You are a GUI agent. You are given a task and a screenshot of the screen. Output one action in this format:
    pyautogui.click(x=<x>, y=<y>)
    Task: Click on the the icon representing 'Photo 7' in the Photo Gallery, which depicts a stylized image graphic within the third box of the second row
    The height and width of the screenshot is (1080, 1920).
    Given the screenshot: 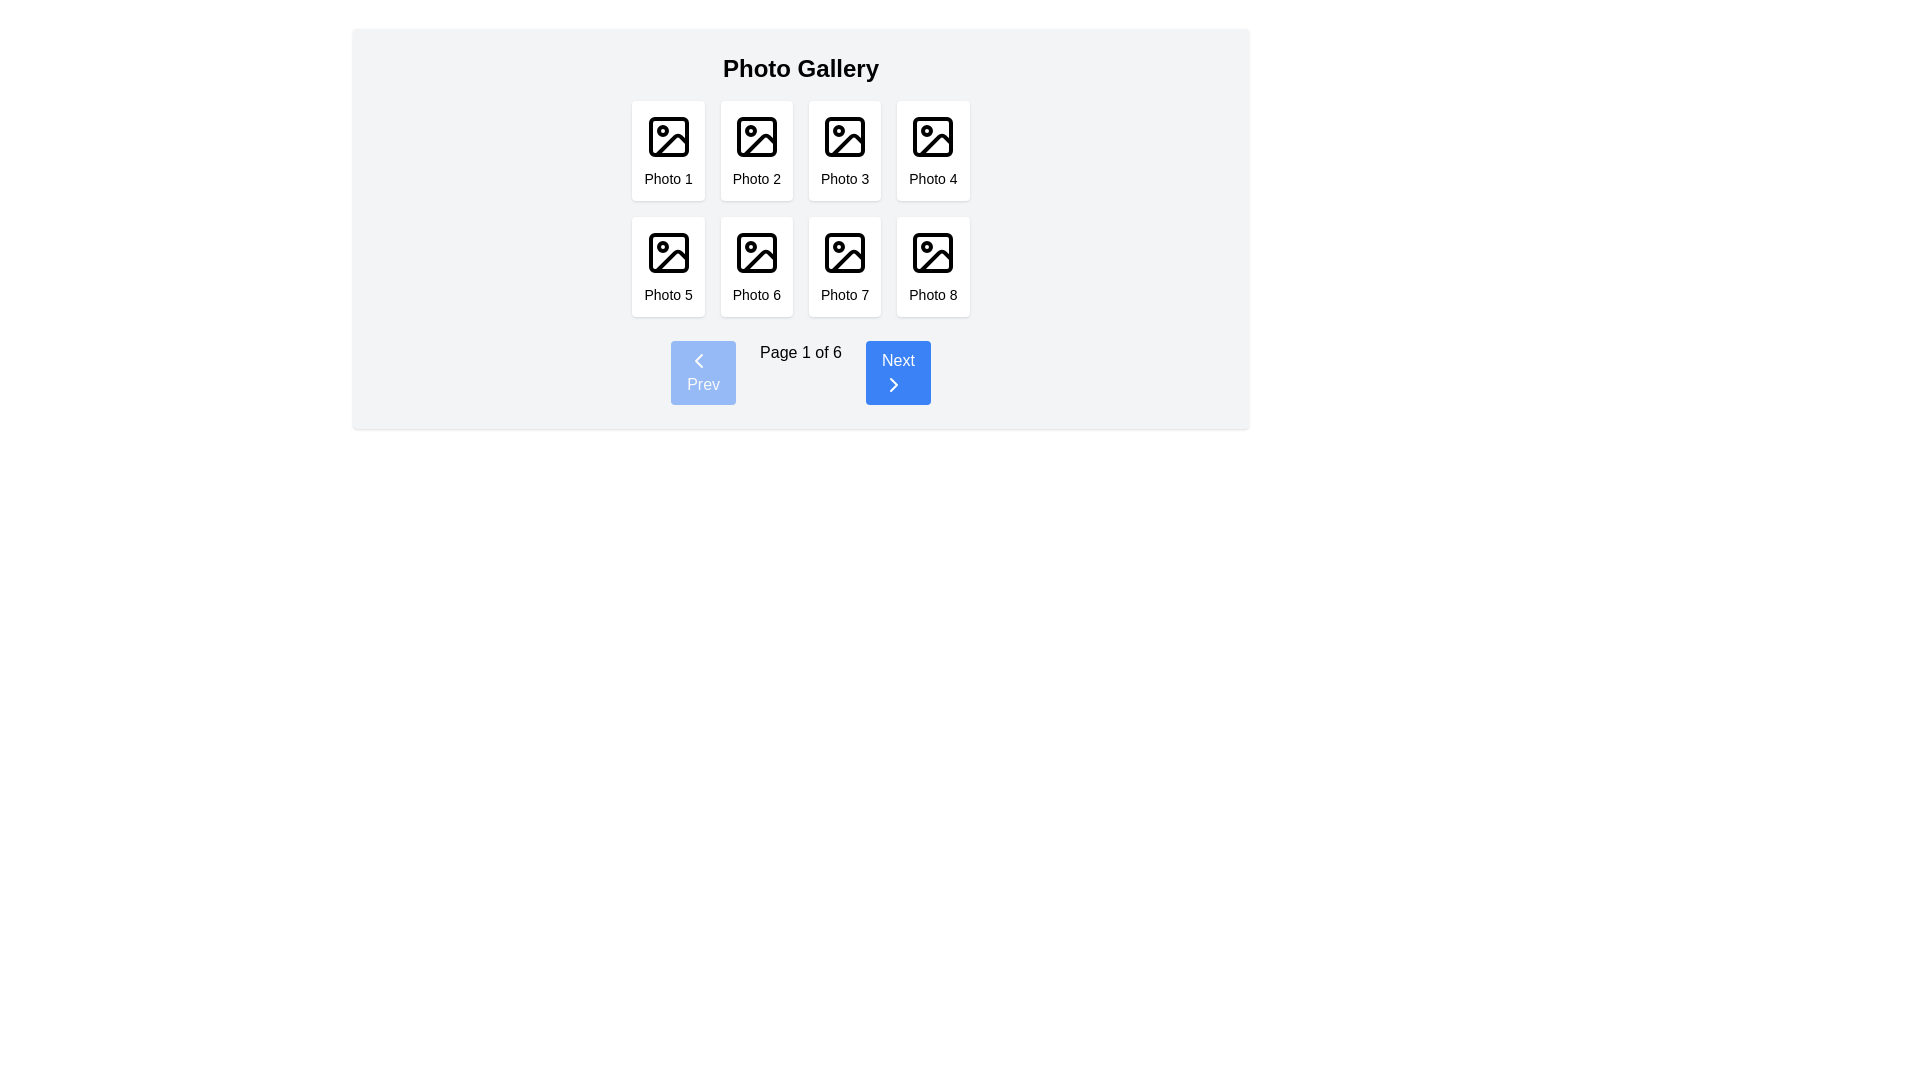 What is the action you would take?
    pyautogui.click(x=845, y=252)
    